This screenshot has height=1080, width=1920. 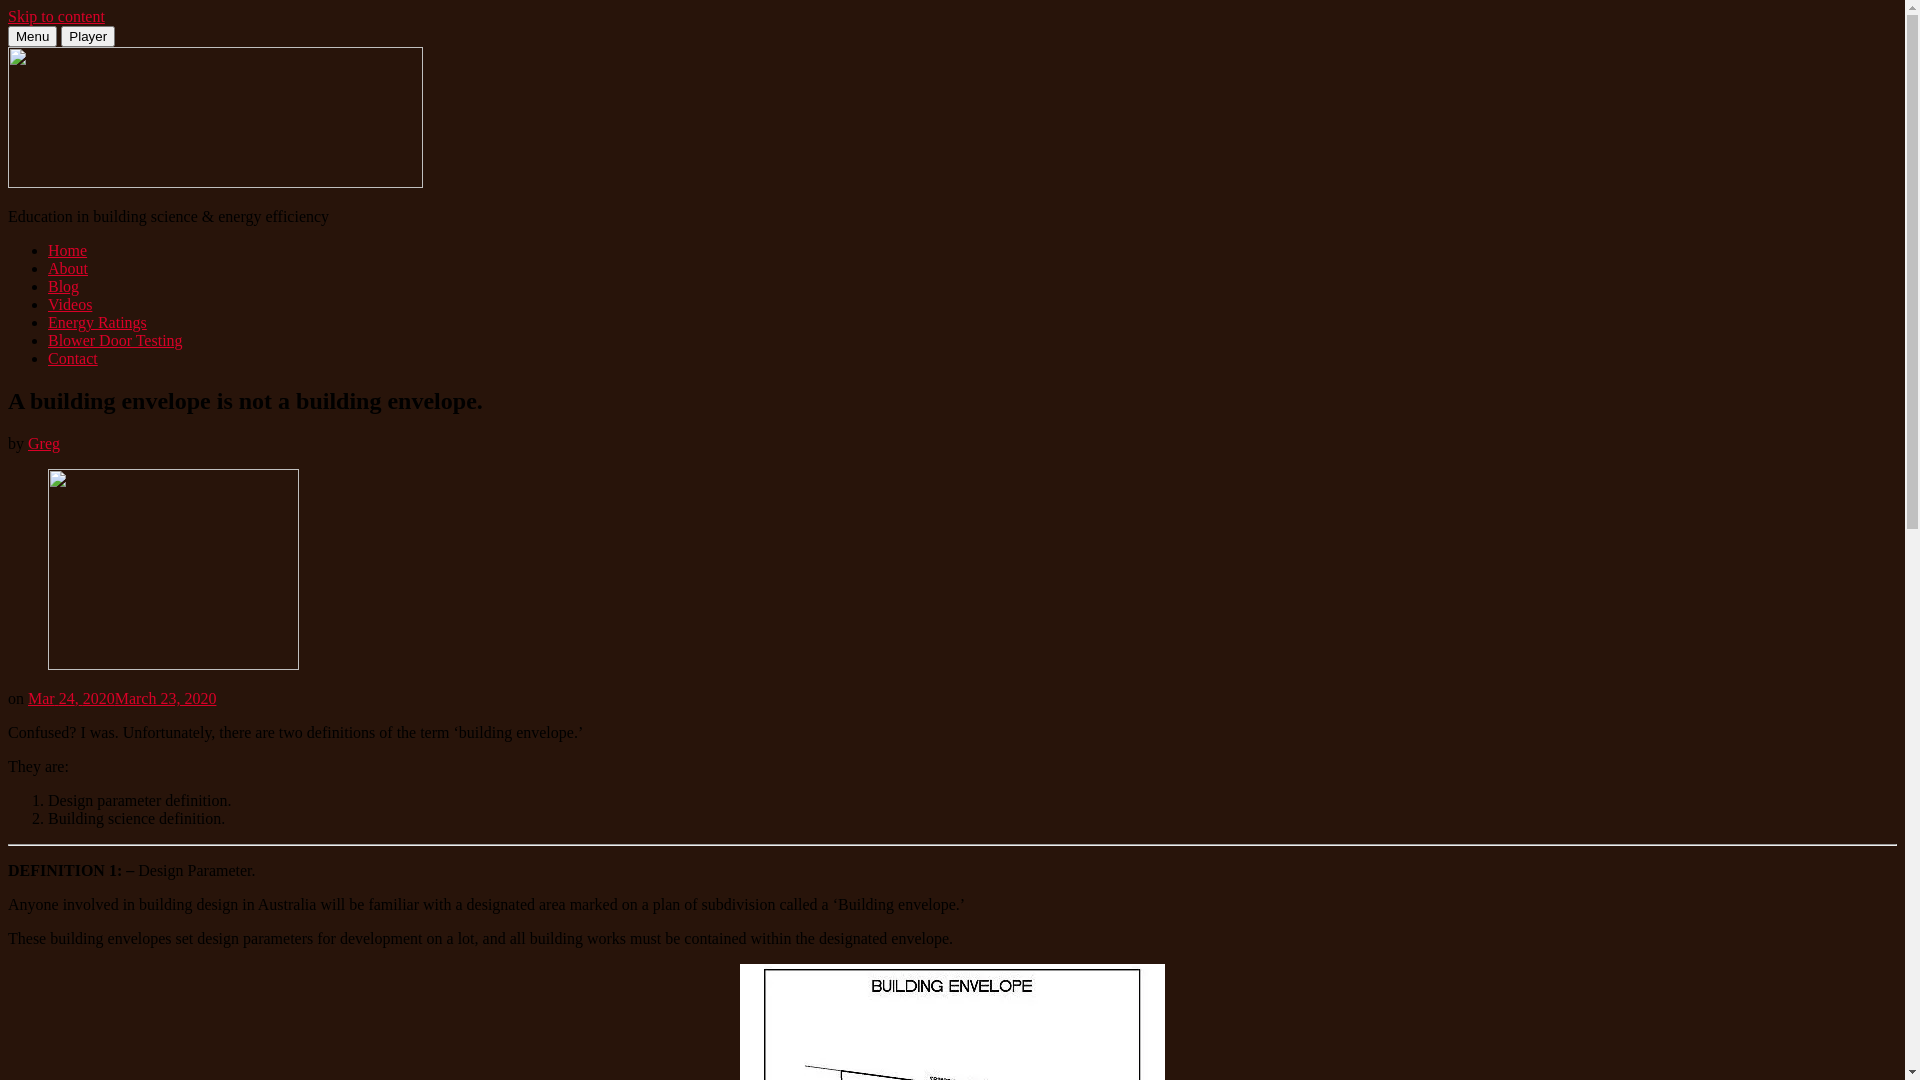 What do you see at coordinates (32, 36) in the screenshot?
I see `'Menu'` at bounding box center [32, 36].